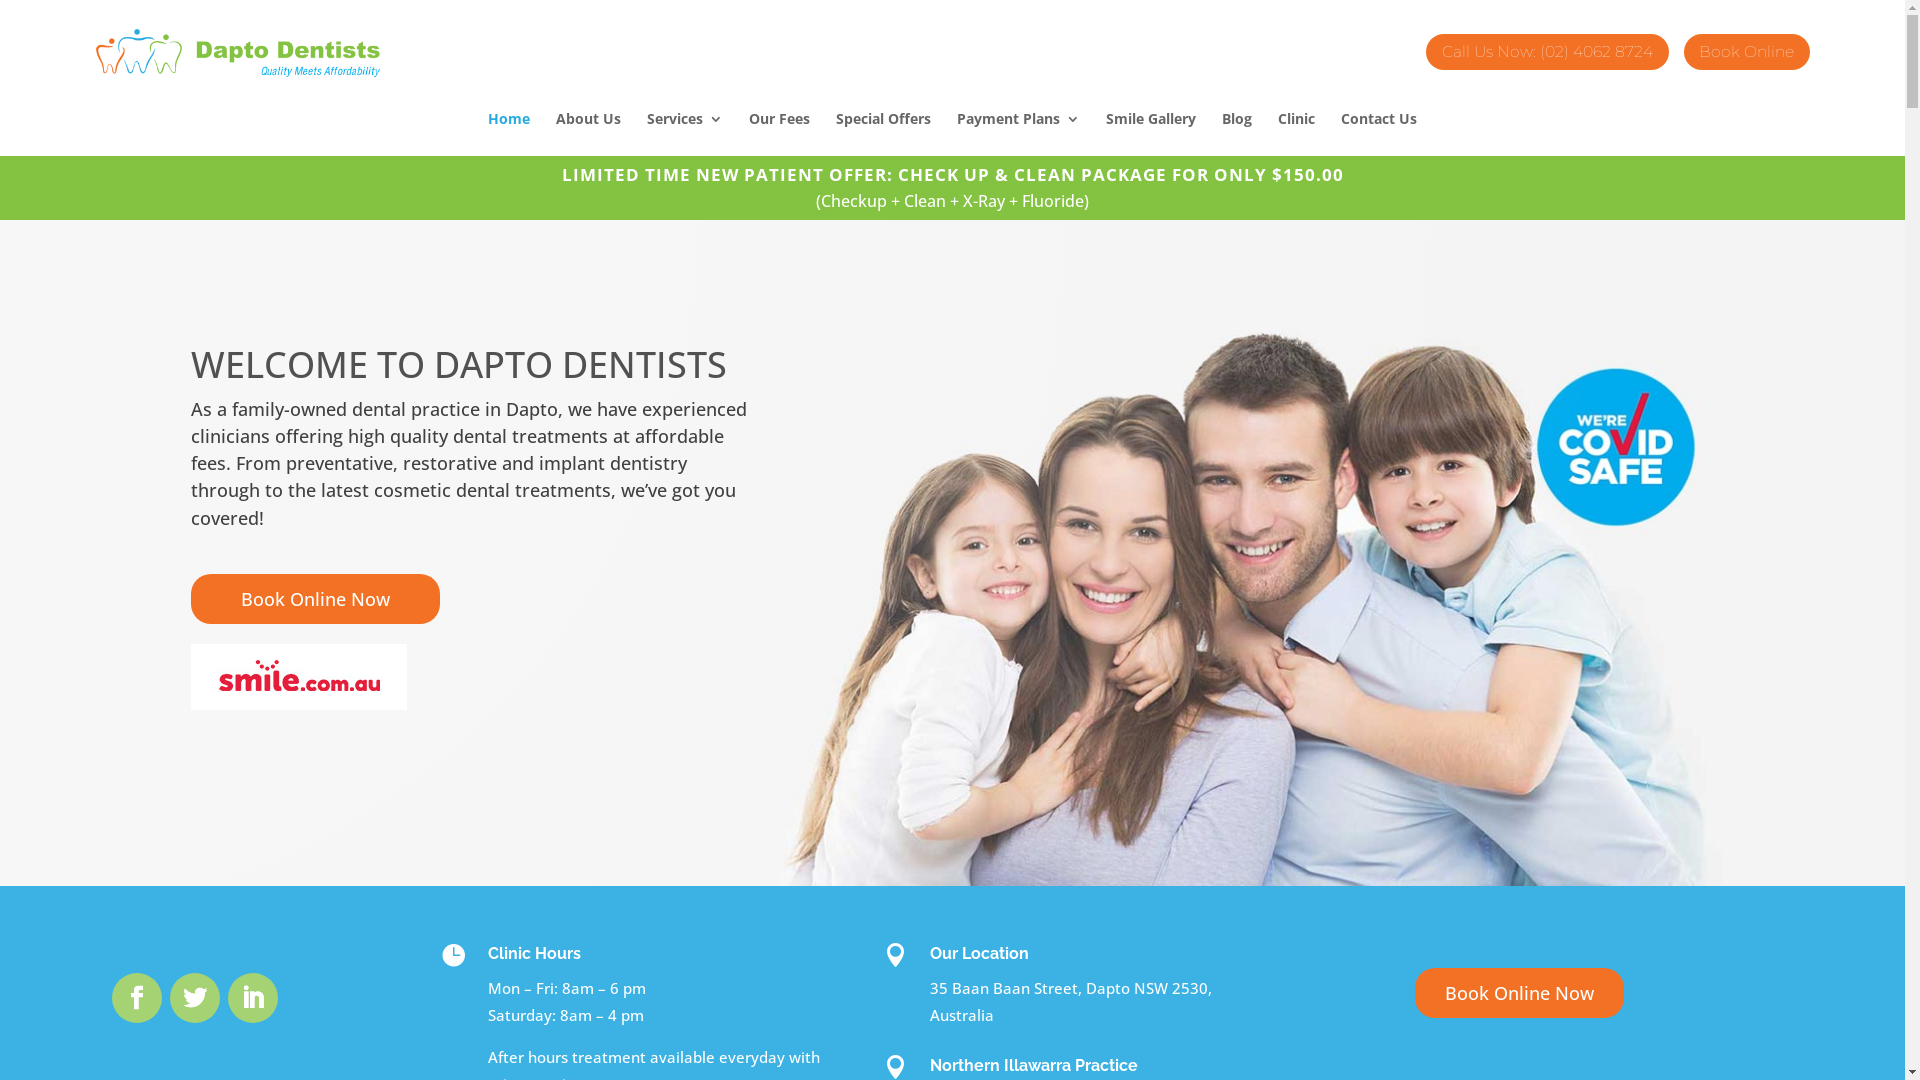 Image resolution: width=1920 pixels, height=1080 pixels. I want to click on 'smile.com.au', so click(190, 676).